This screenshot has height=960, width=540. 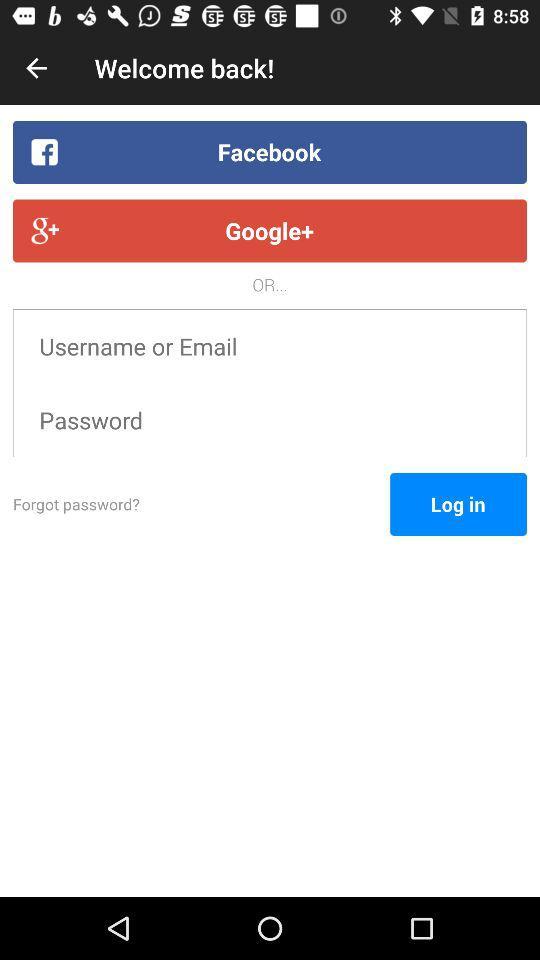 What do you see at coordinates (270, 346) in the screenshot?
I see `item below the or... item` at bounding box center [270, 346].